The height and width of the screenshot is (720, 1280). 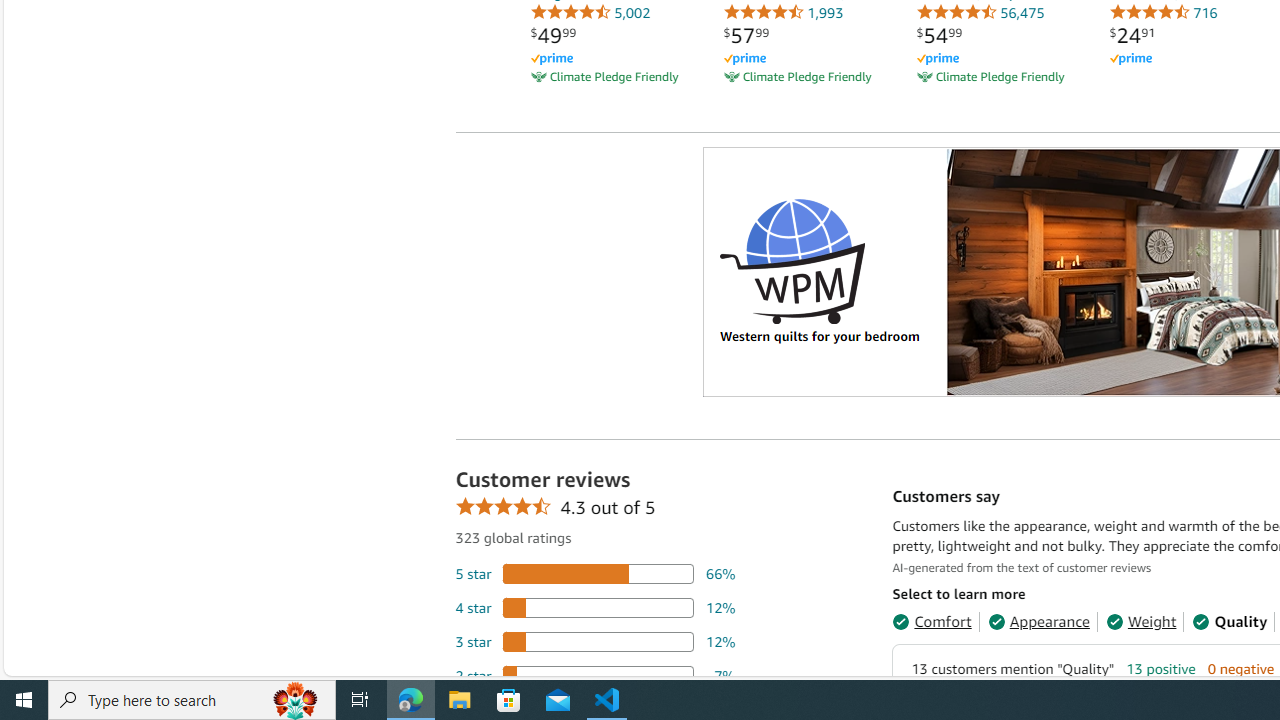 What do you see at coordinates (589, 12) in the screenshot?
I see `'5,002'` at bounding box center [589, 12].